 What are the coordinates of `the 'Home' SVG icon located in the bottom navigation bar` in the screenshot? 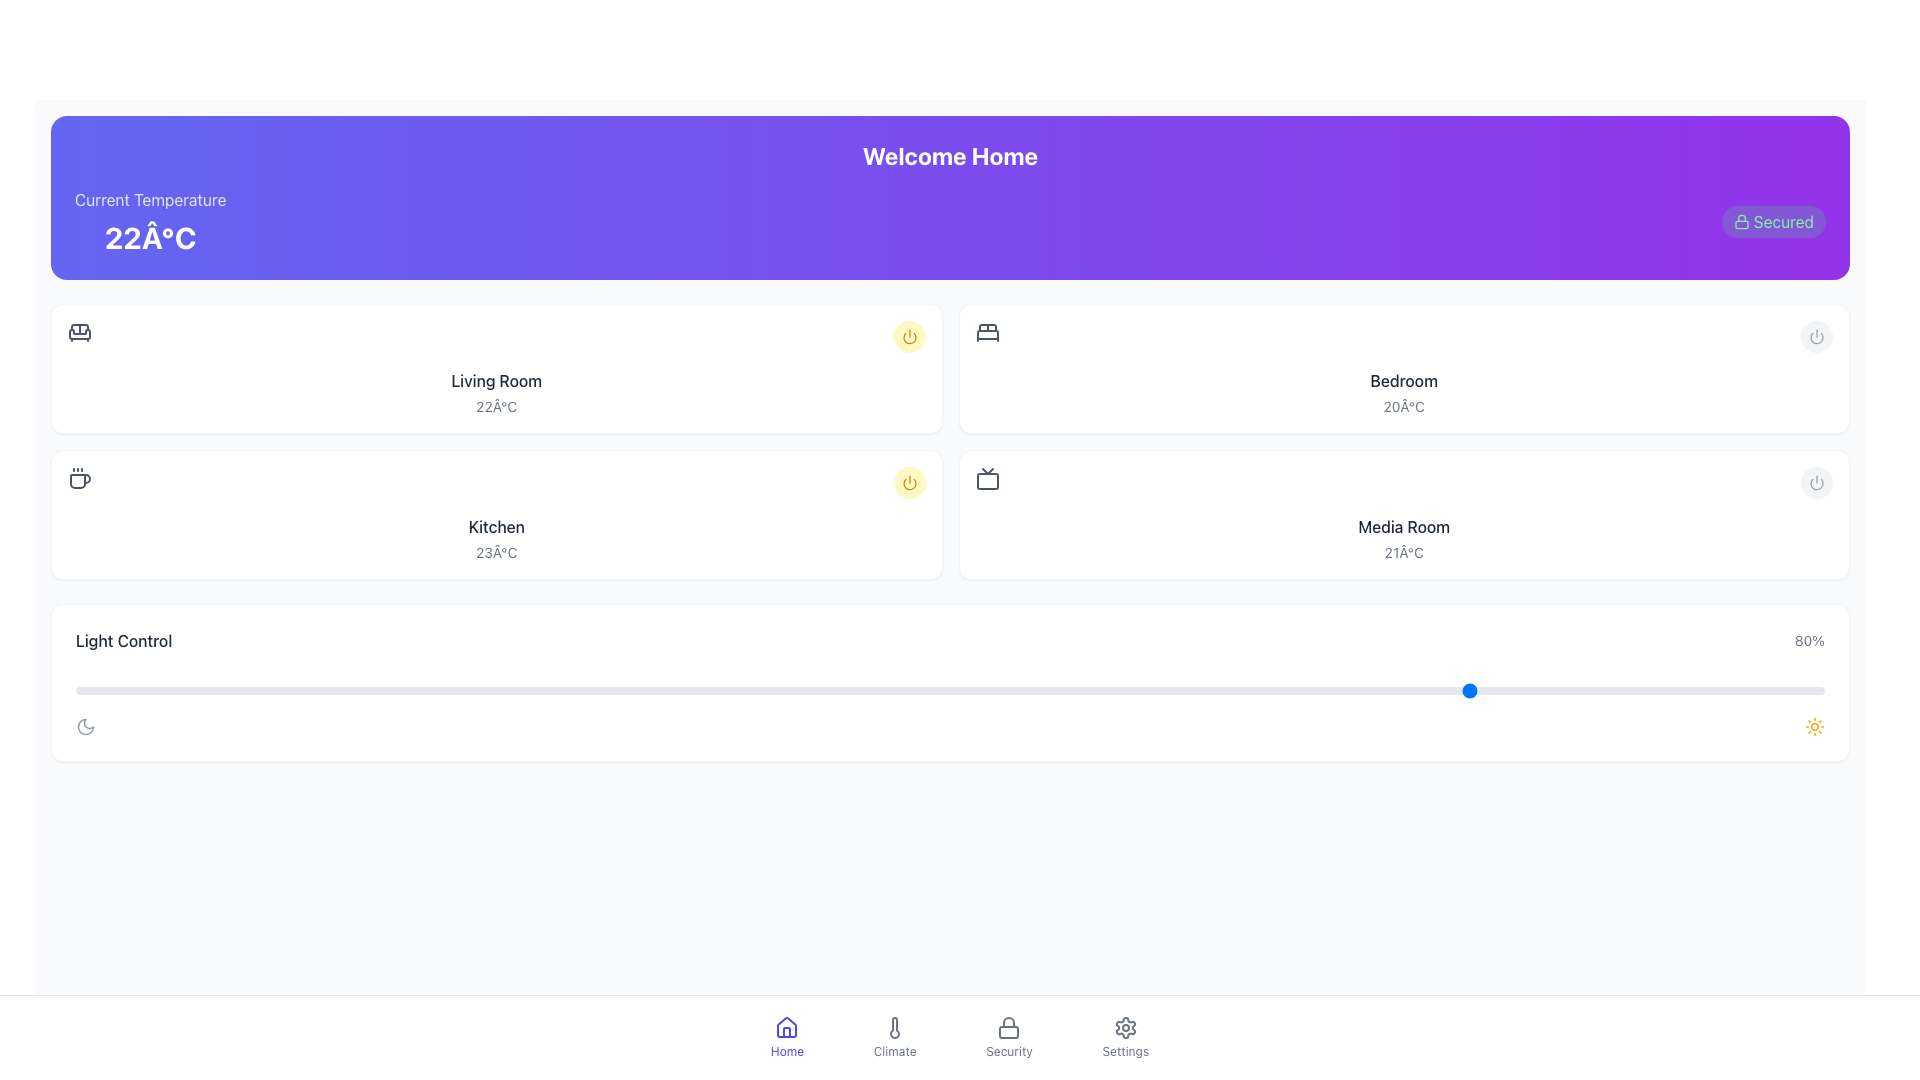 It's located at (786, 1027).